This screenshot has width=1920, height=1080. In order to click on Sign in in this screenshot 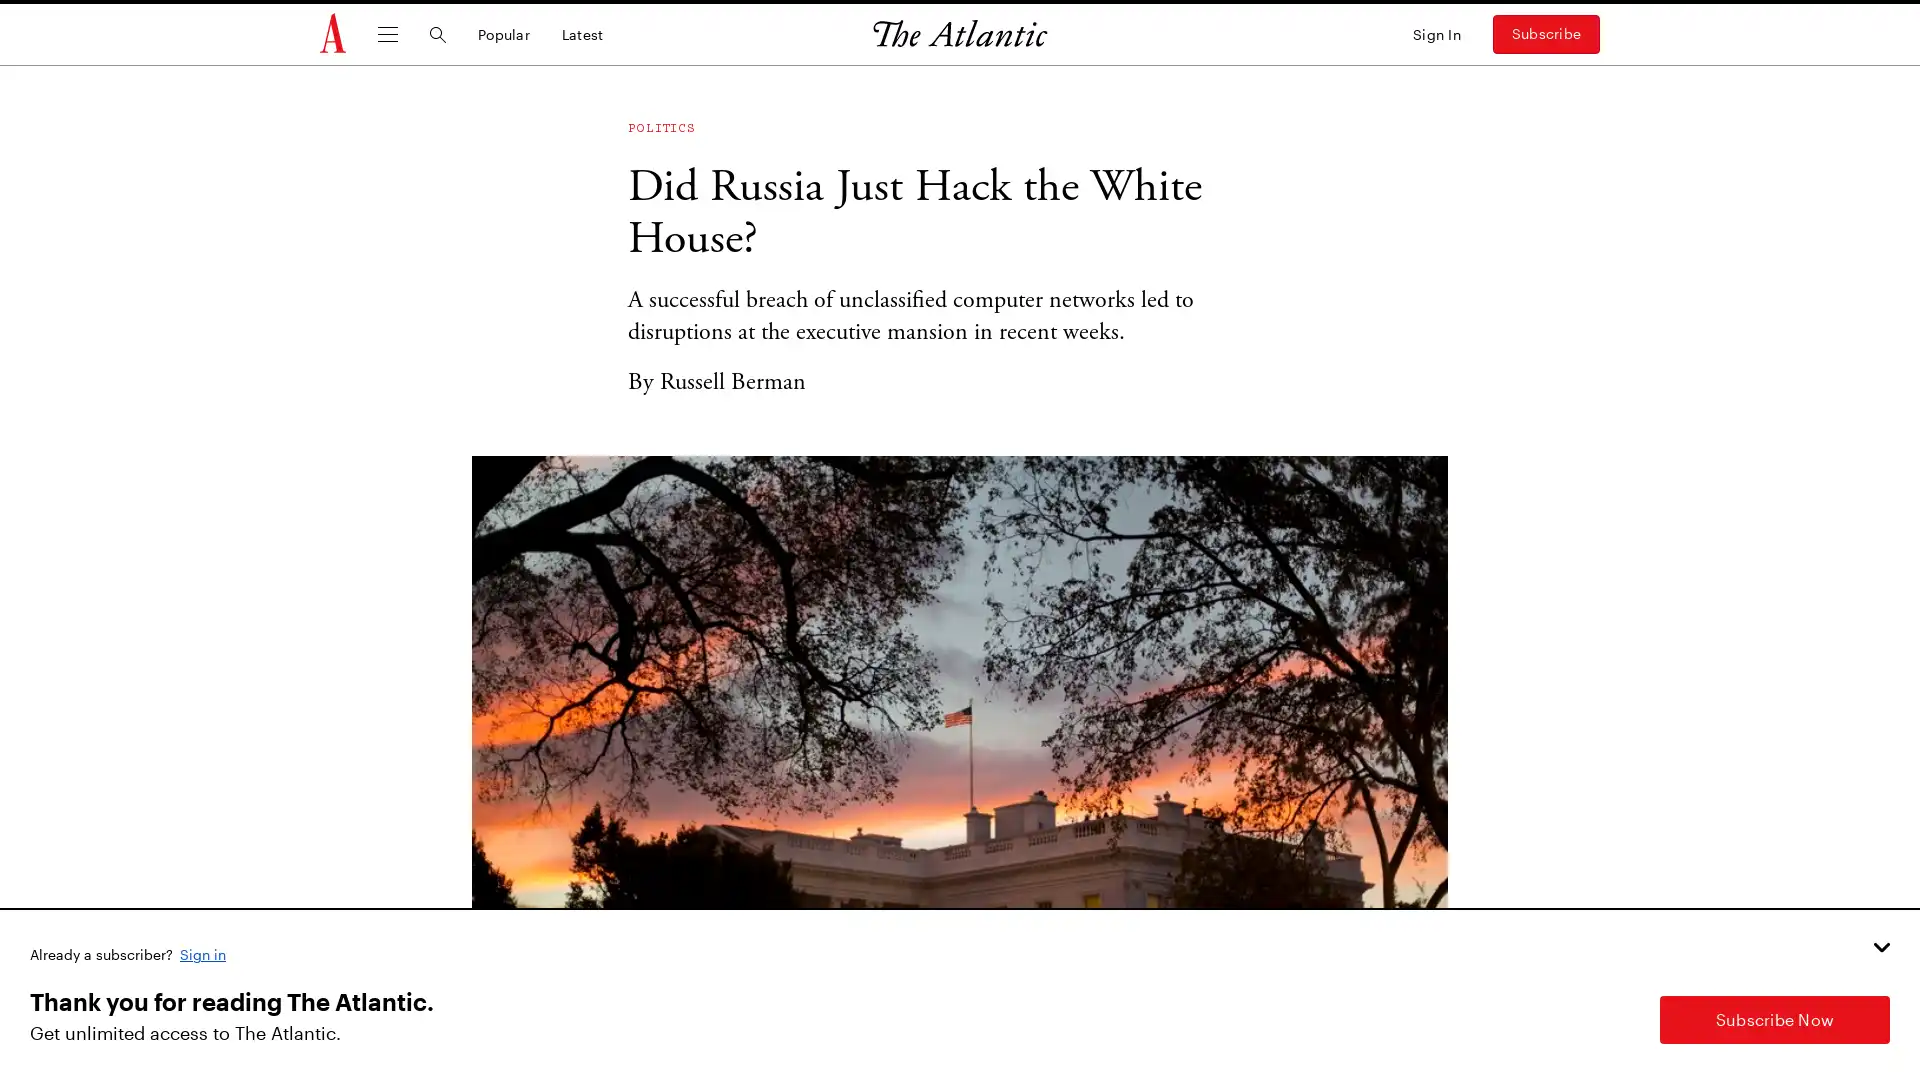, I will do `click(204, 952)`.